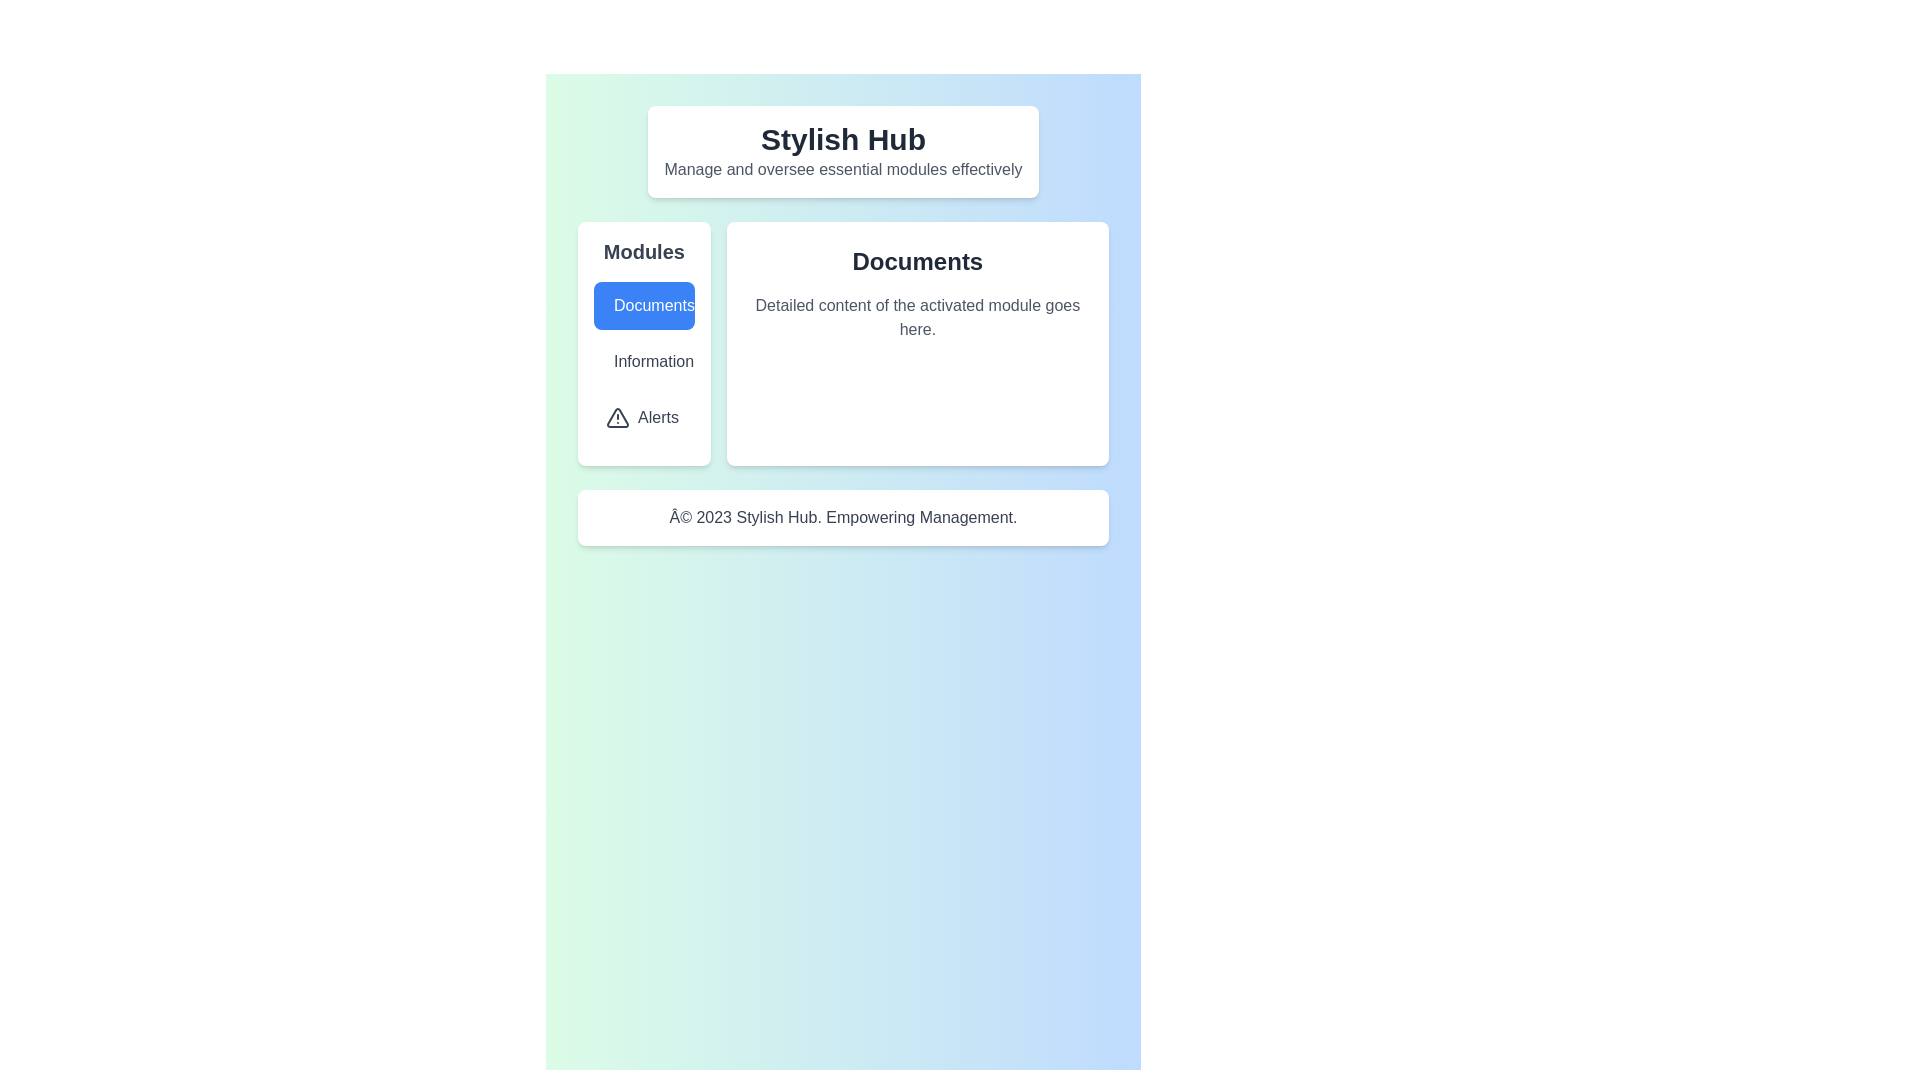  What do you see at coordinates (843, 516) in the screenshot?
I see `the copyright information static text for the platform 'Stylish Hub' located at the bottom center of the interface` at bounding box center [843, 516].